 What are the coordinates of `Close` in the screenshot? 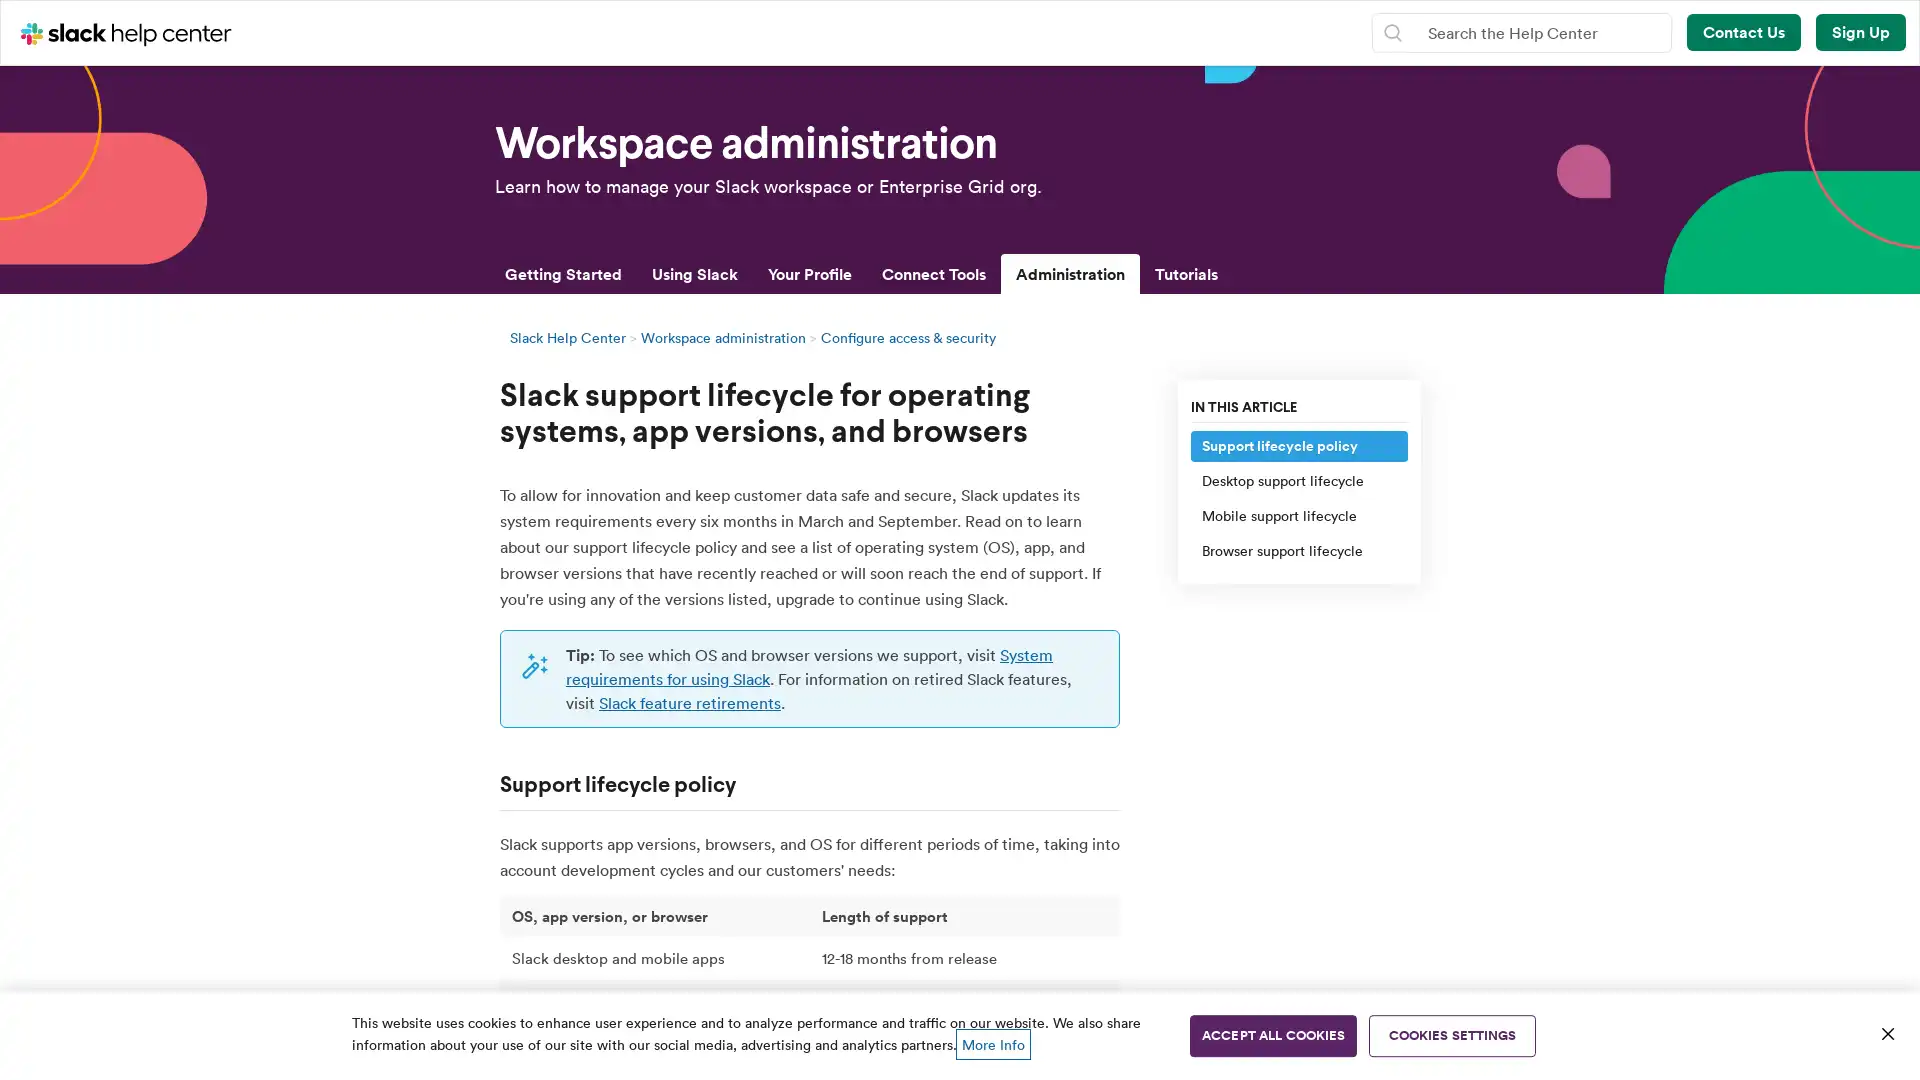 It's located at (1886, 1033).